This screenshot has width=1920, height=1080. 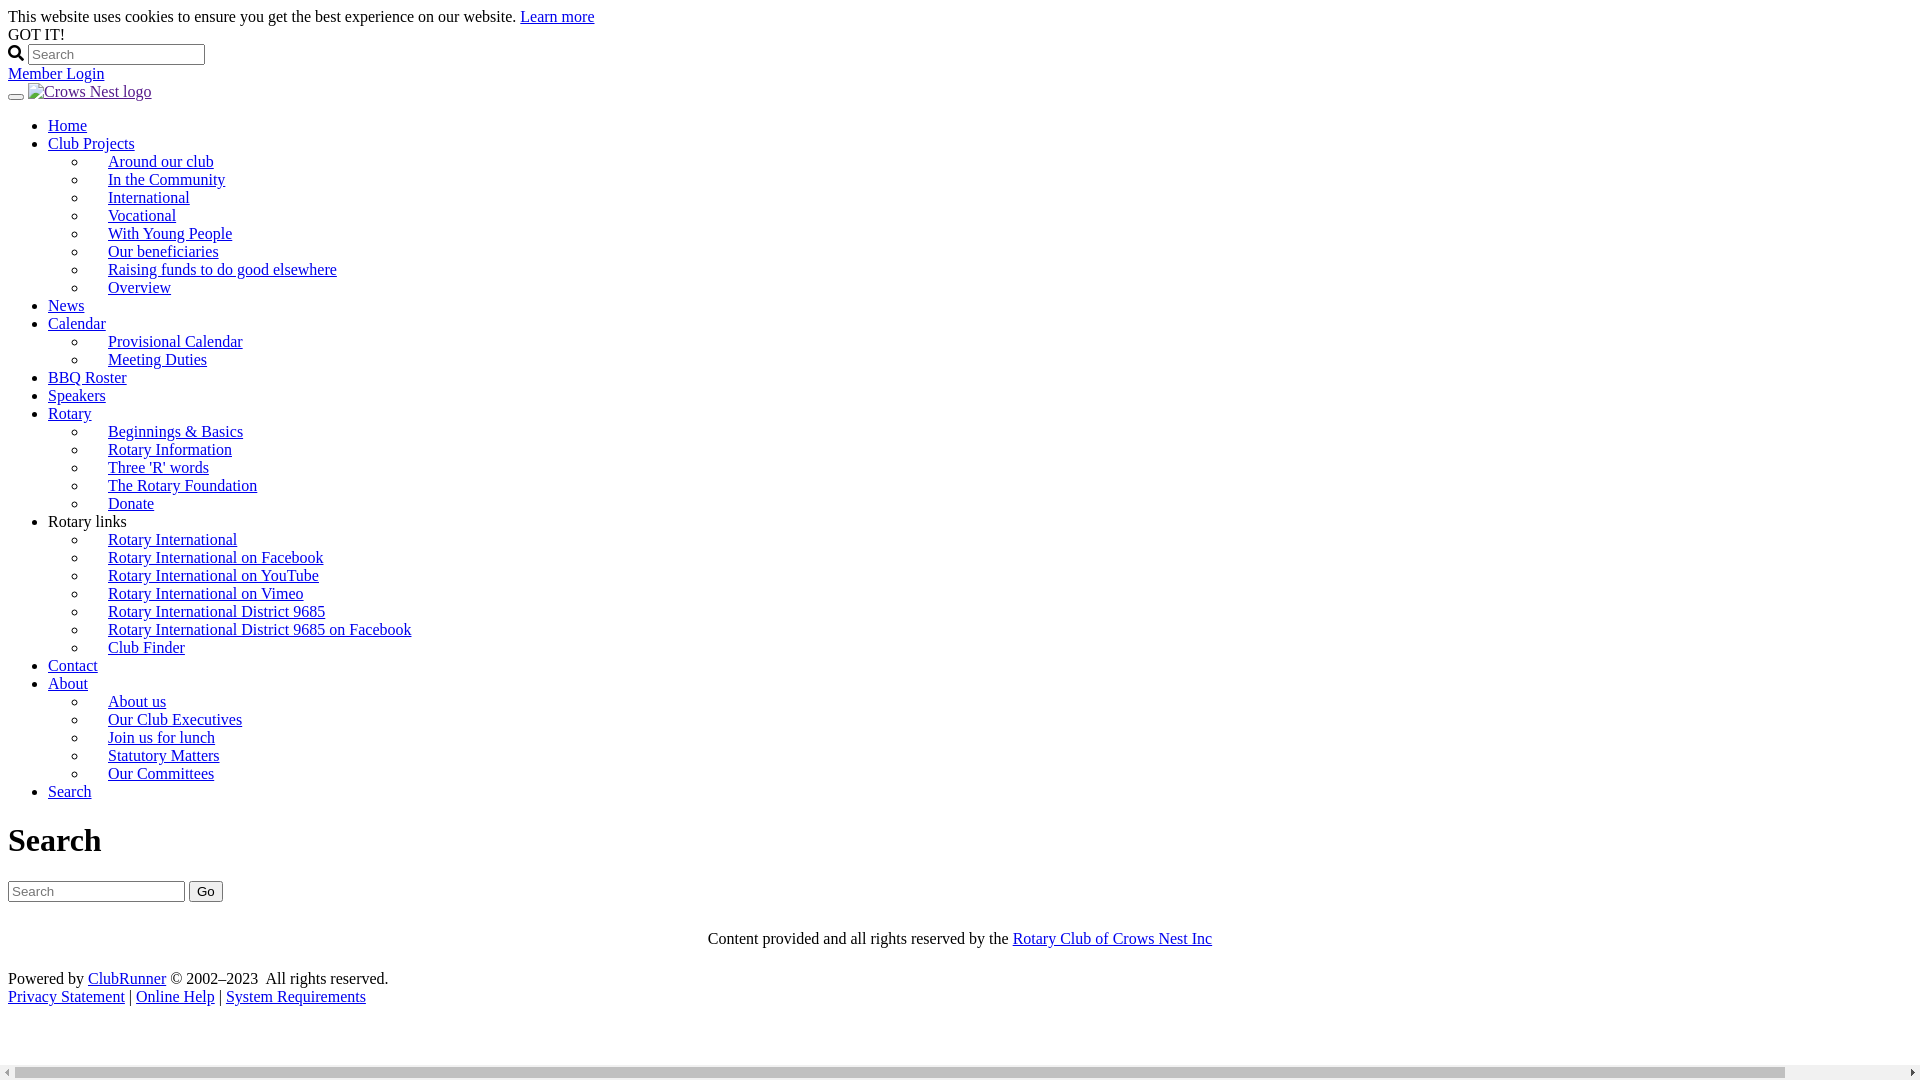 What do you see at coordinates (15, 96) in the screenshot?
I see `'Toggle navigation'` at bounding box center [15, 96].